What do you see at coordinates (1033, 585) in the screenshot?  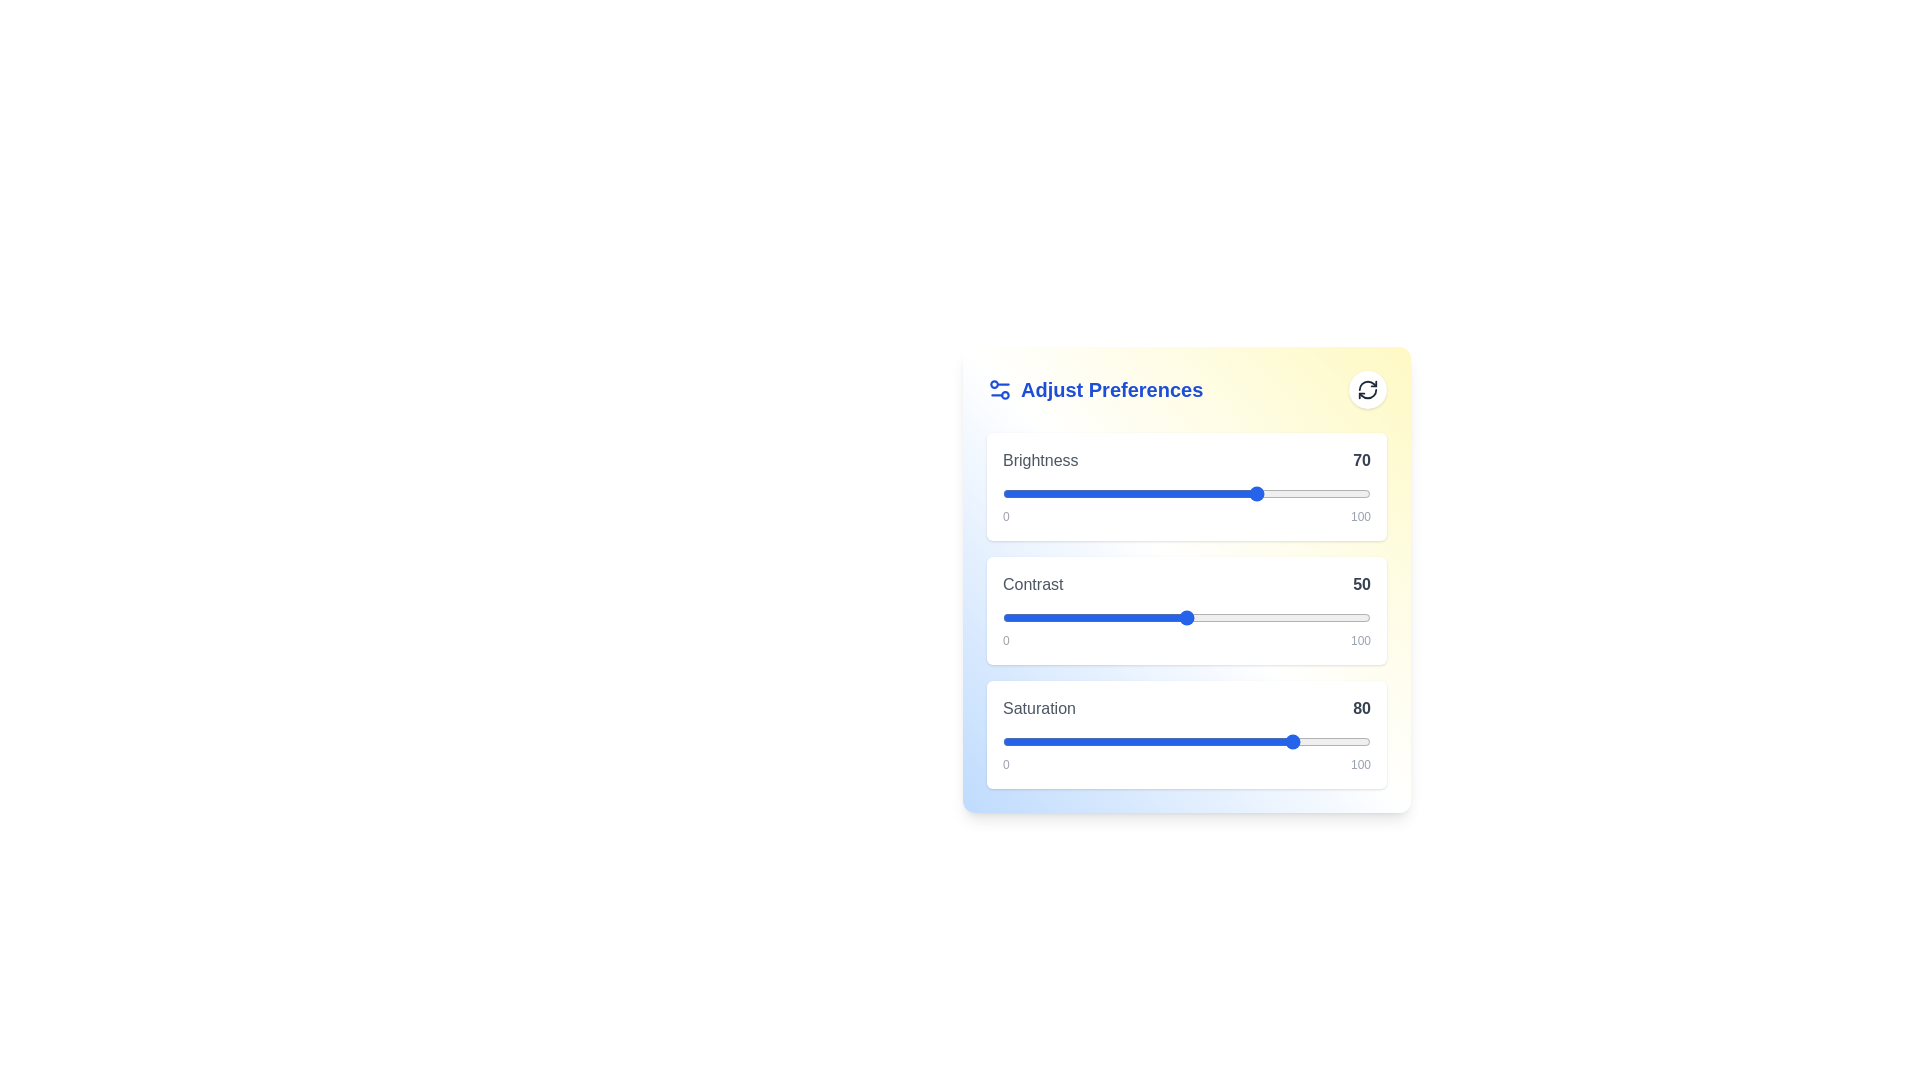 I see `the descriptive text label for the contrast adjustment slider, located to the left of the numeric value '50' and above the slider control` at bounding box center [1033, 585].